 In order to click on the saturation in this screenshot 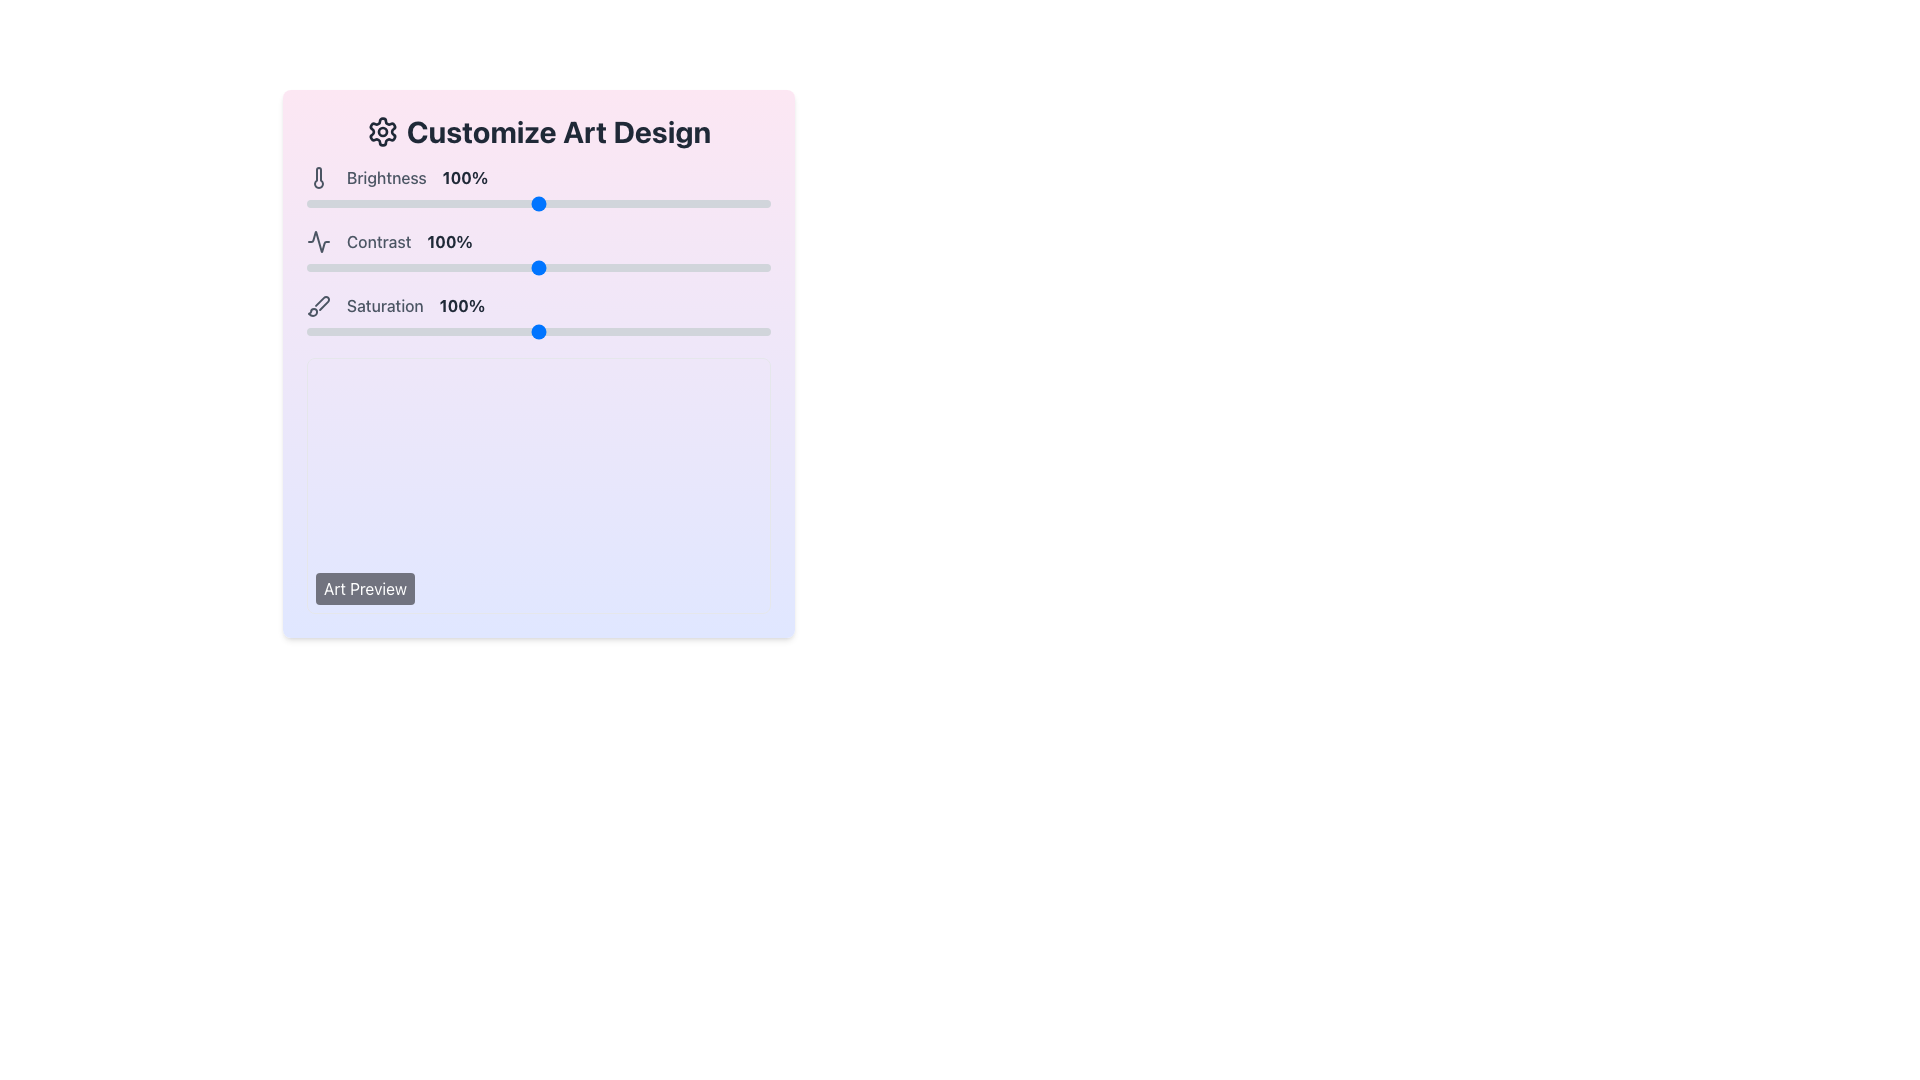, I will do `click(452, 330)`.